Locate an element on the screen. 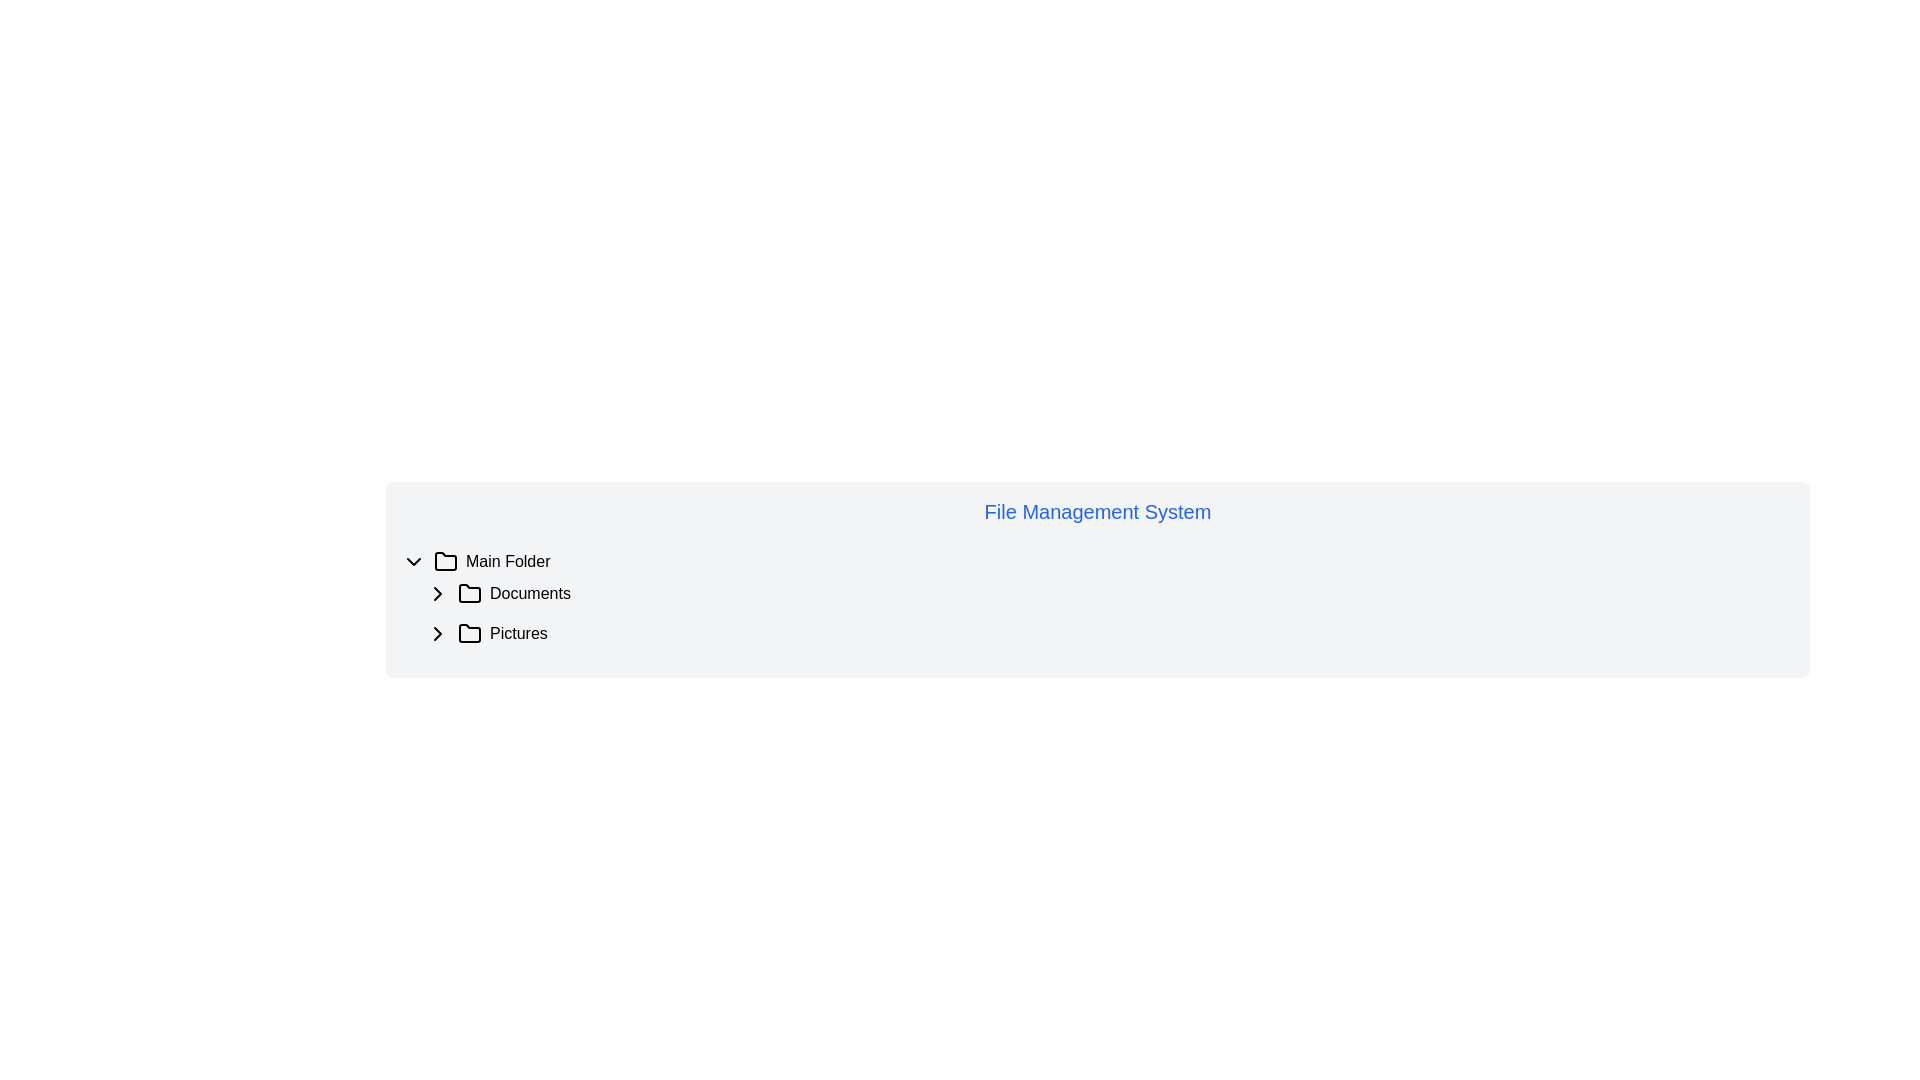  on the folder representation item labeled 'Main Folder' in the file management section is located at coordinates (491, 562).